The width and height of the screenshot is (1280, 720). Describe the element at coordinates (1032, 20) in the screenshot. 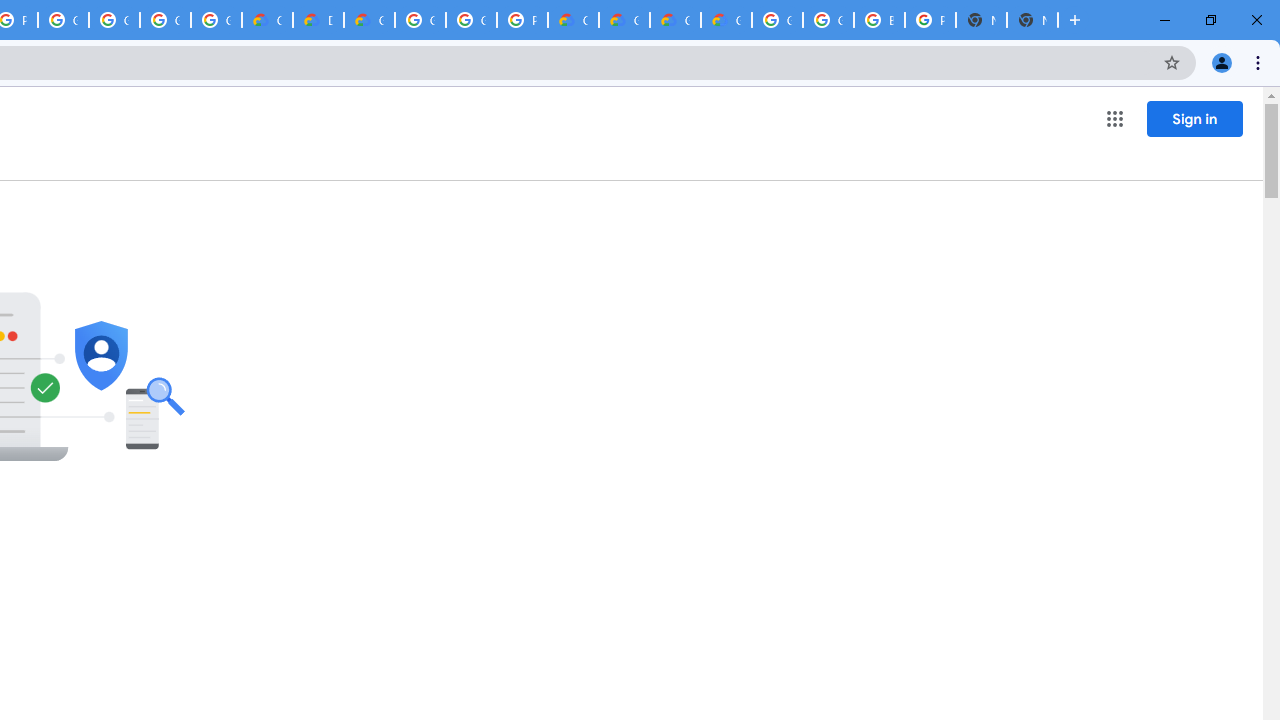

I see `'New Tab'` at that location.